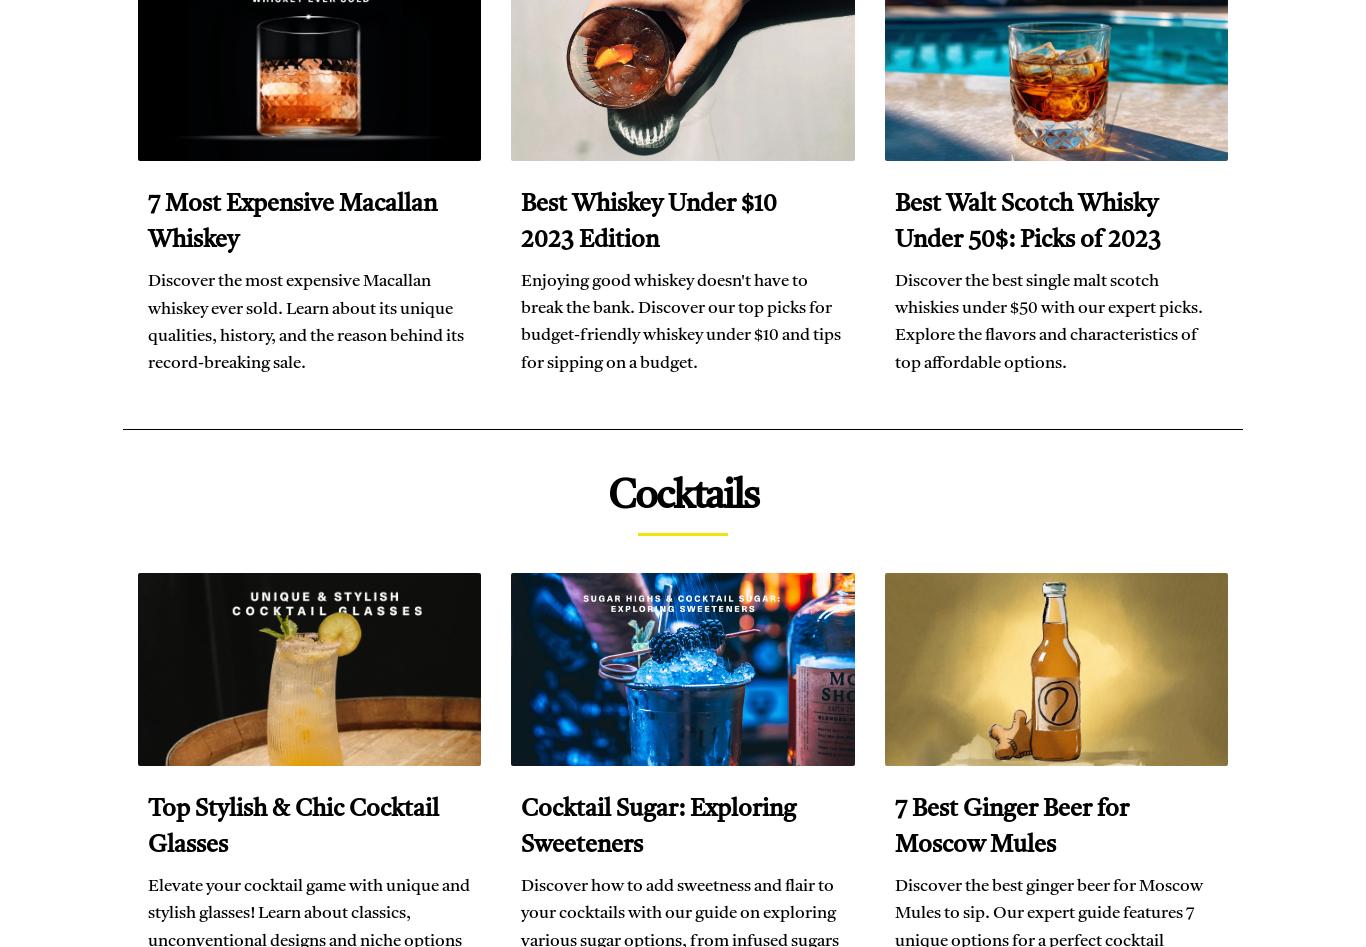 The height and width of the screenshot is (947, 1366). What do you see at coordinates (679, 320) in the screenshot?
I see `'Enjoying good whiskey doesn't have to break the bank. Discover our top picks for budget-friendly whiskey under $10 and tips for sipping on a budget.'` at bounding box center [679, 320].